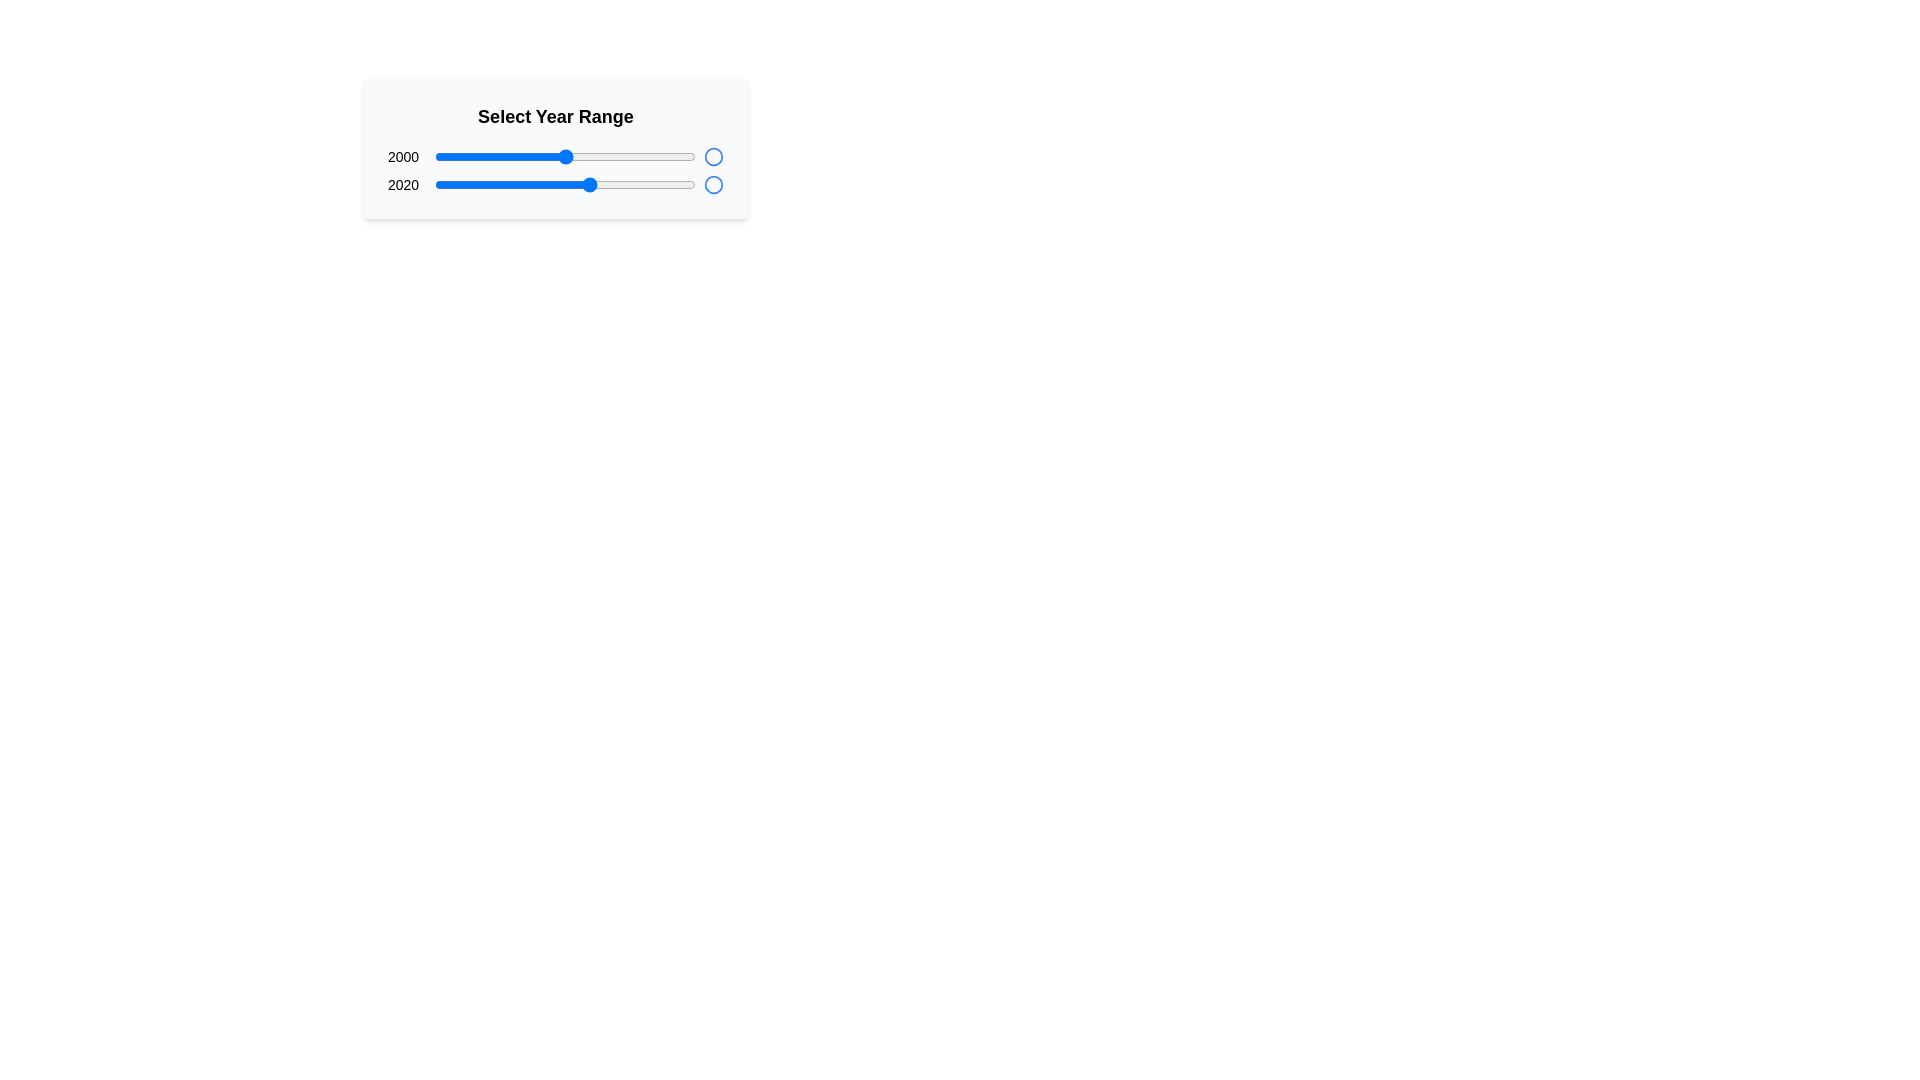  Describe the element at coordinates (540, 156) in the screenshot. I see `the slider` at that location.